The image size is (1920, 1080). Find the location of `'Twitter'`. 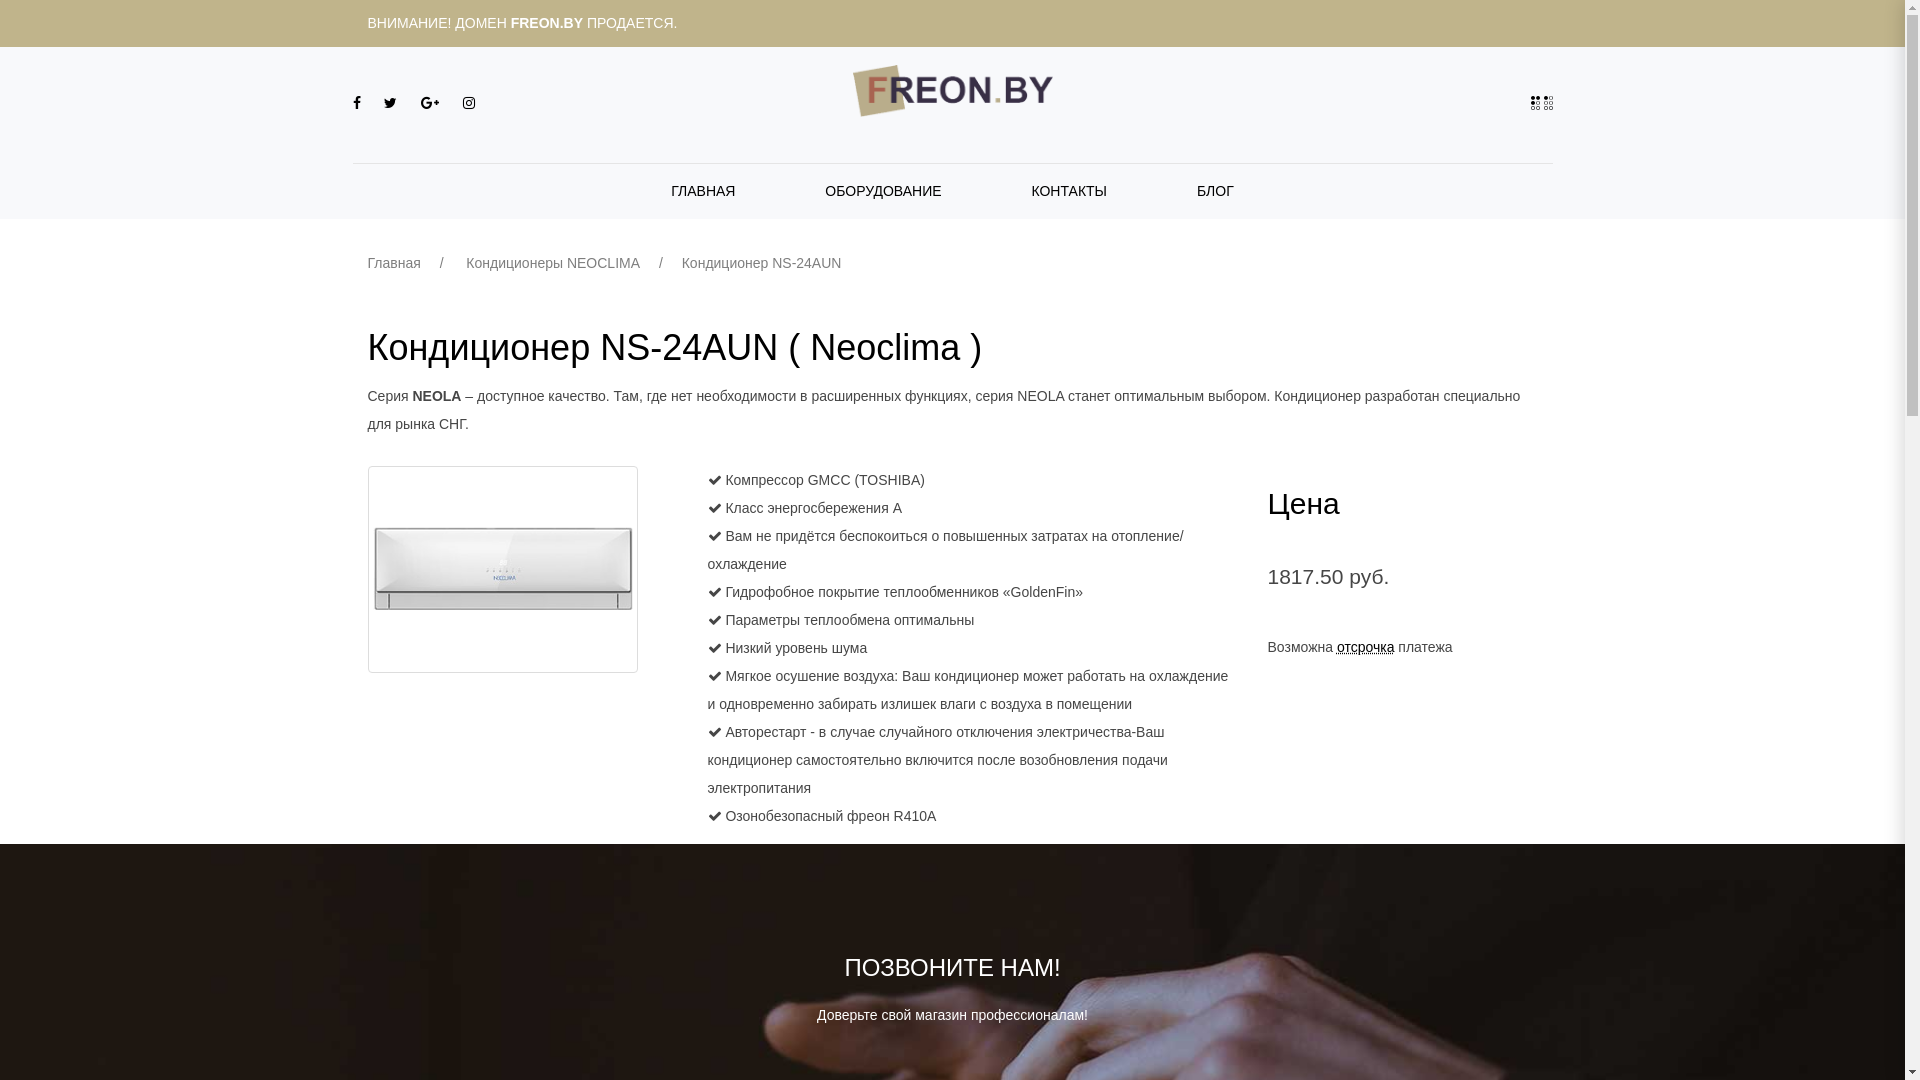

'Twitter' is located at coordinates (392, 103).